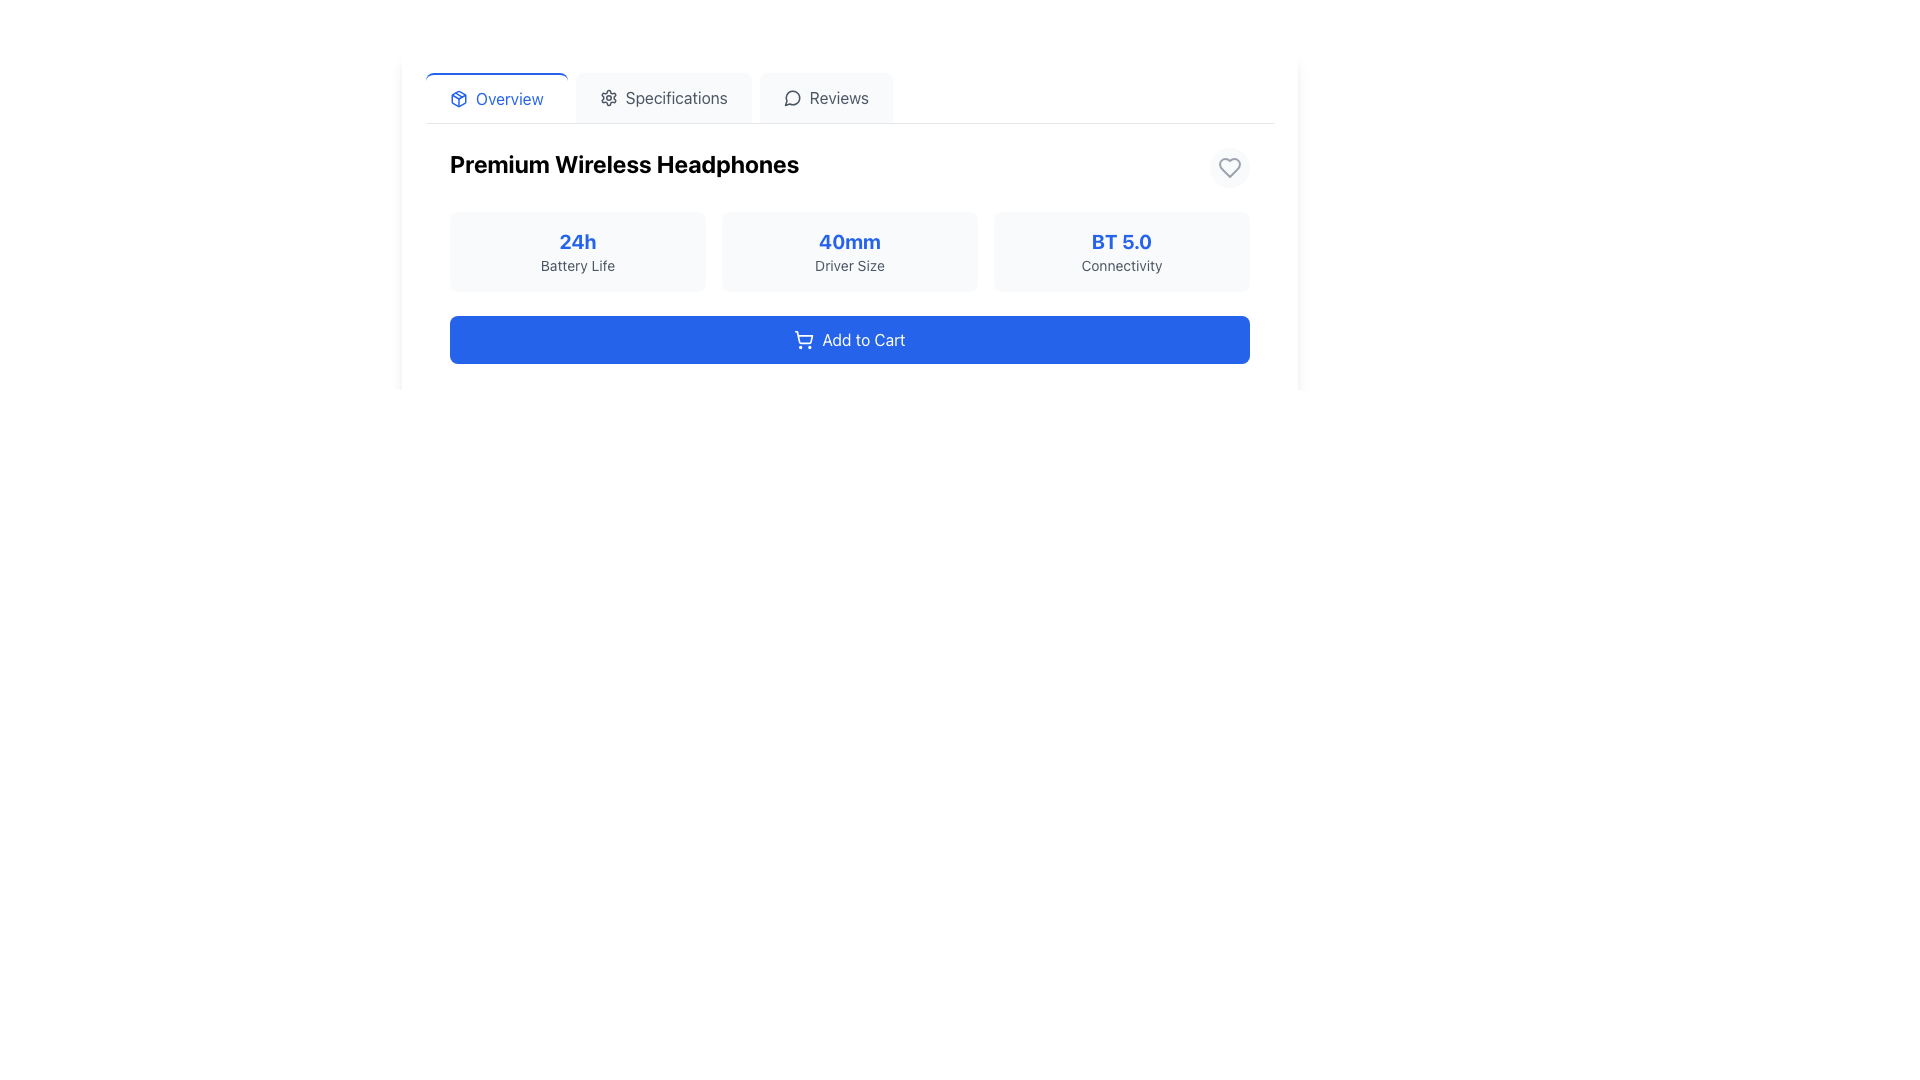 The width and height of the screenshot is (1920, 1080). What do you see at coordinates (663, 97) in the screenshot?
I see `the 'Specifications' tab, which is the second tab from the left` at bounding box center [663, 97].